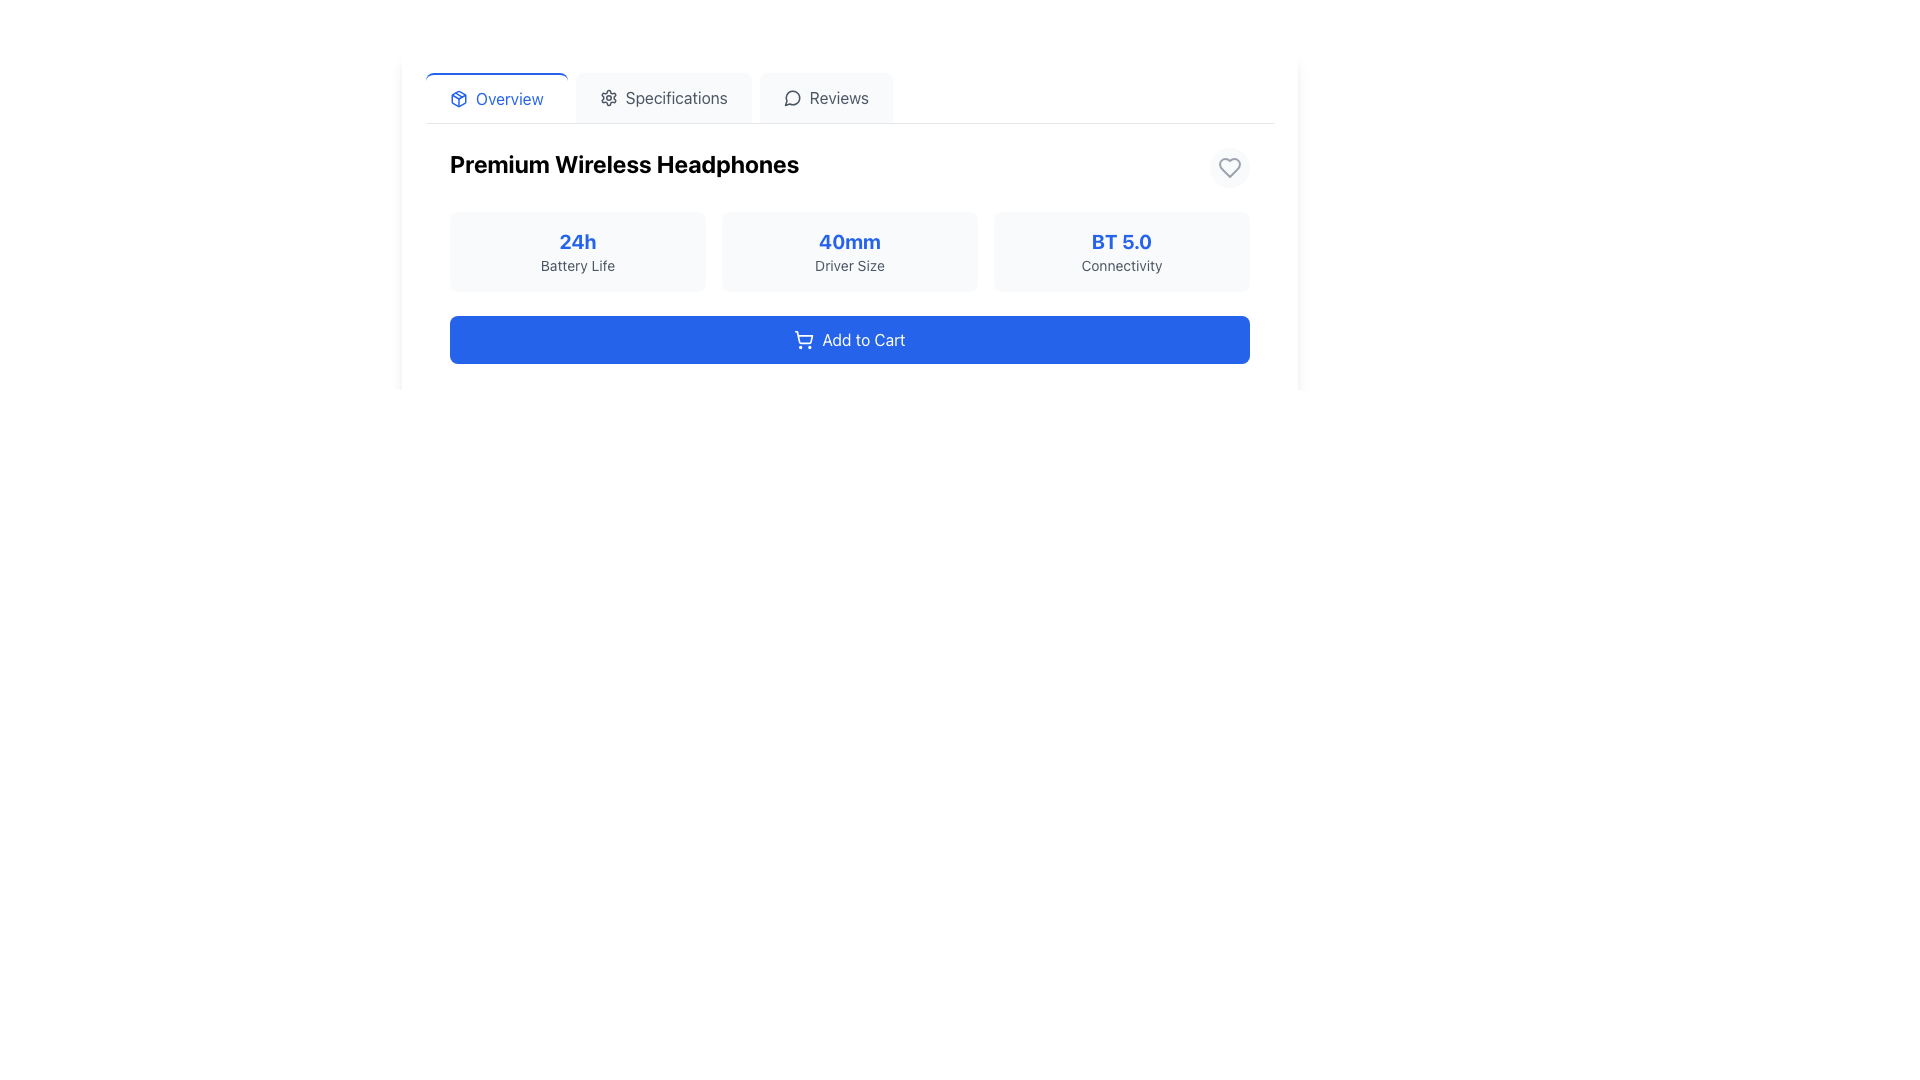 The width and height of the screenshot is (1920, 1080). What do you see at coordinates (663, 97) in the screenshot?
I see `the 'Specifications' tab, which is the second tab from the left` at bounding box center [663, 97].